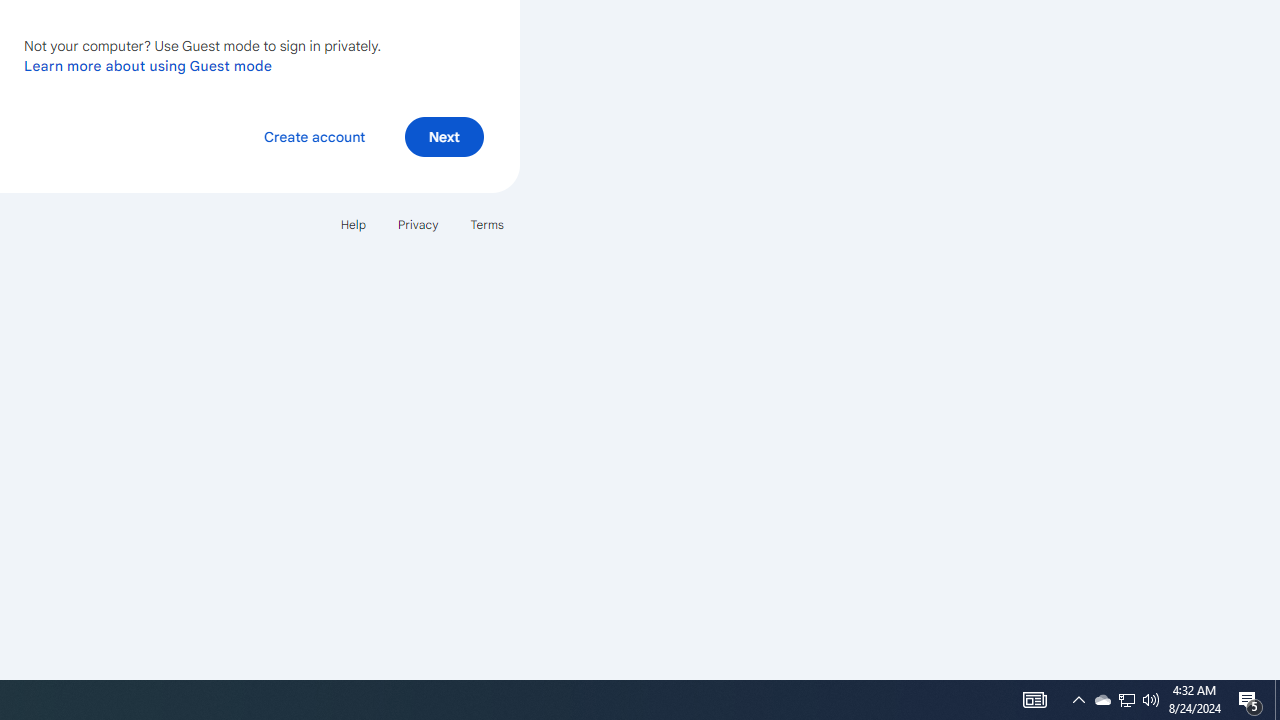 This screenshot has width=1280, height=720. I want to click on 'Learn more about using Guest mode', so click(147, 64).